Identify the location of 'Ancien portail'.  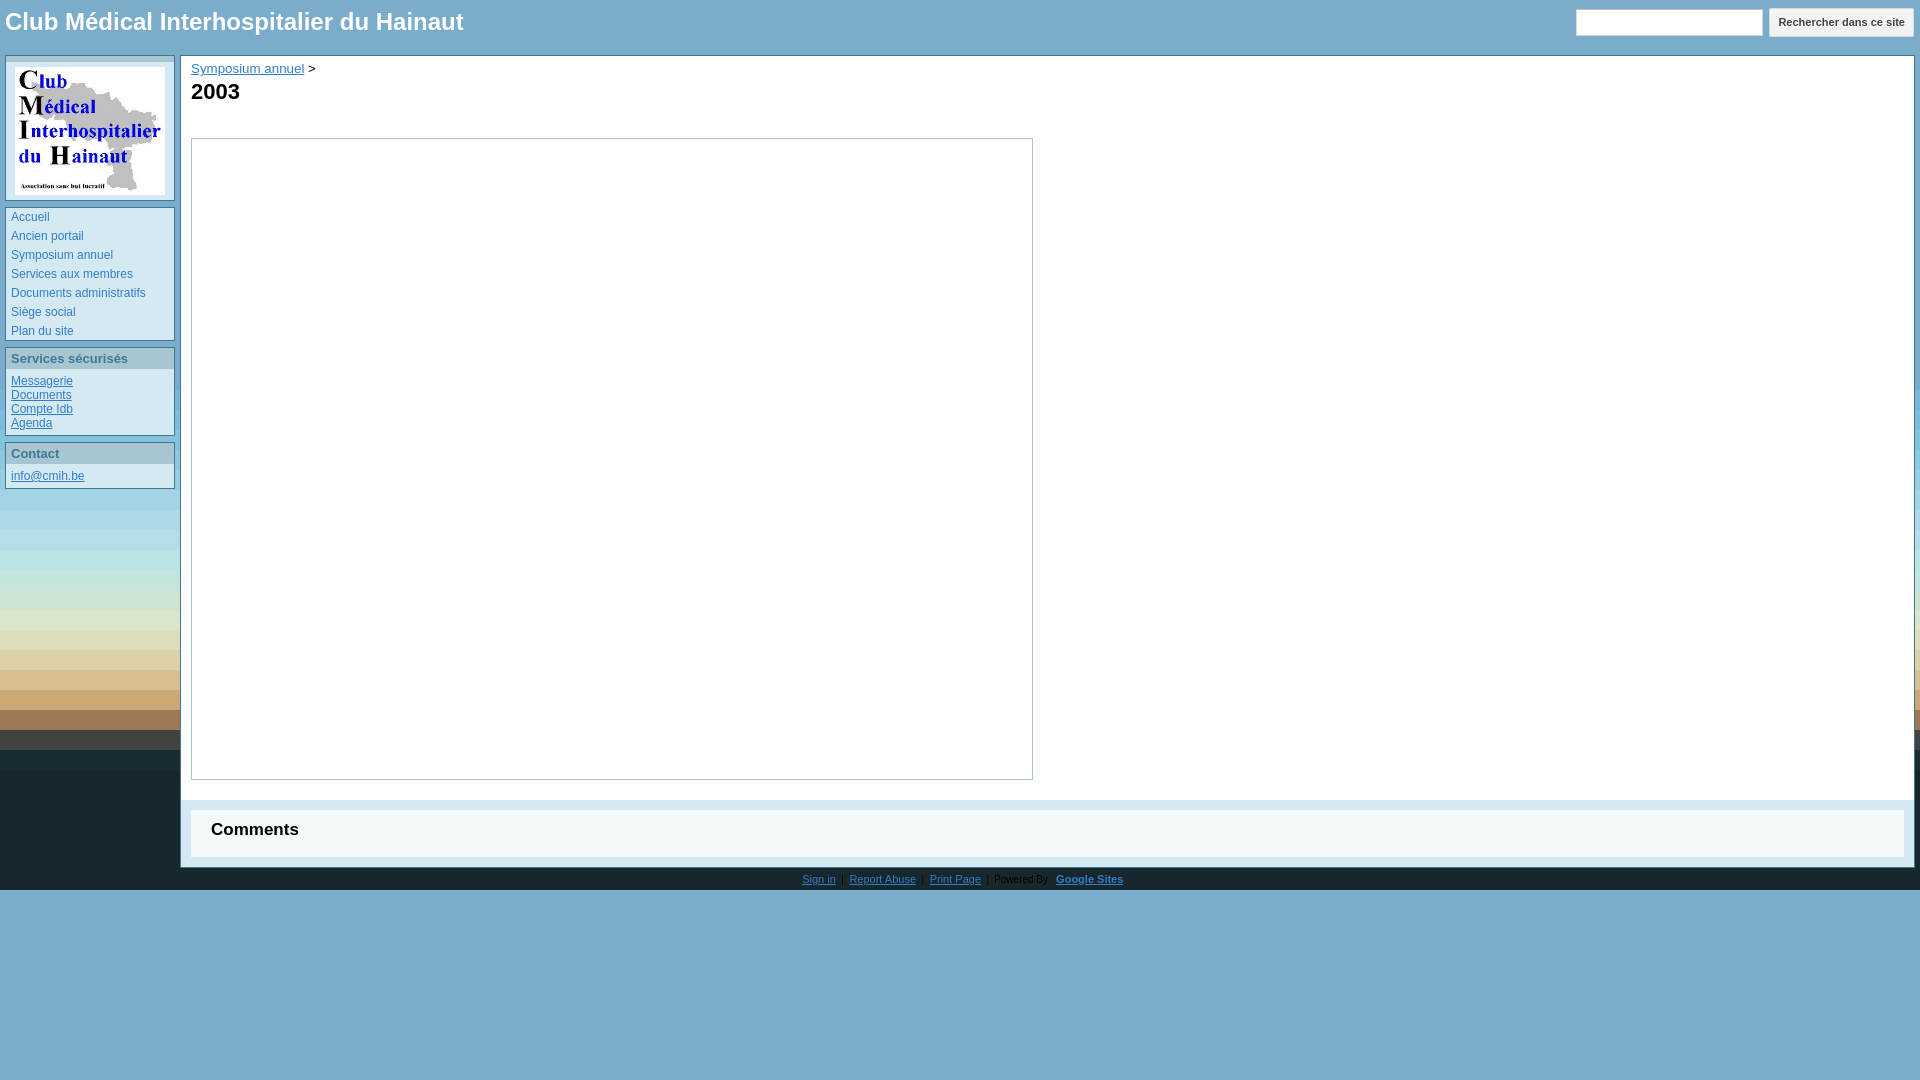
(10, 235).